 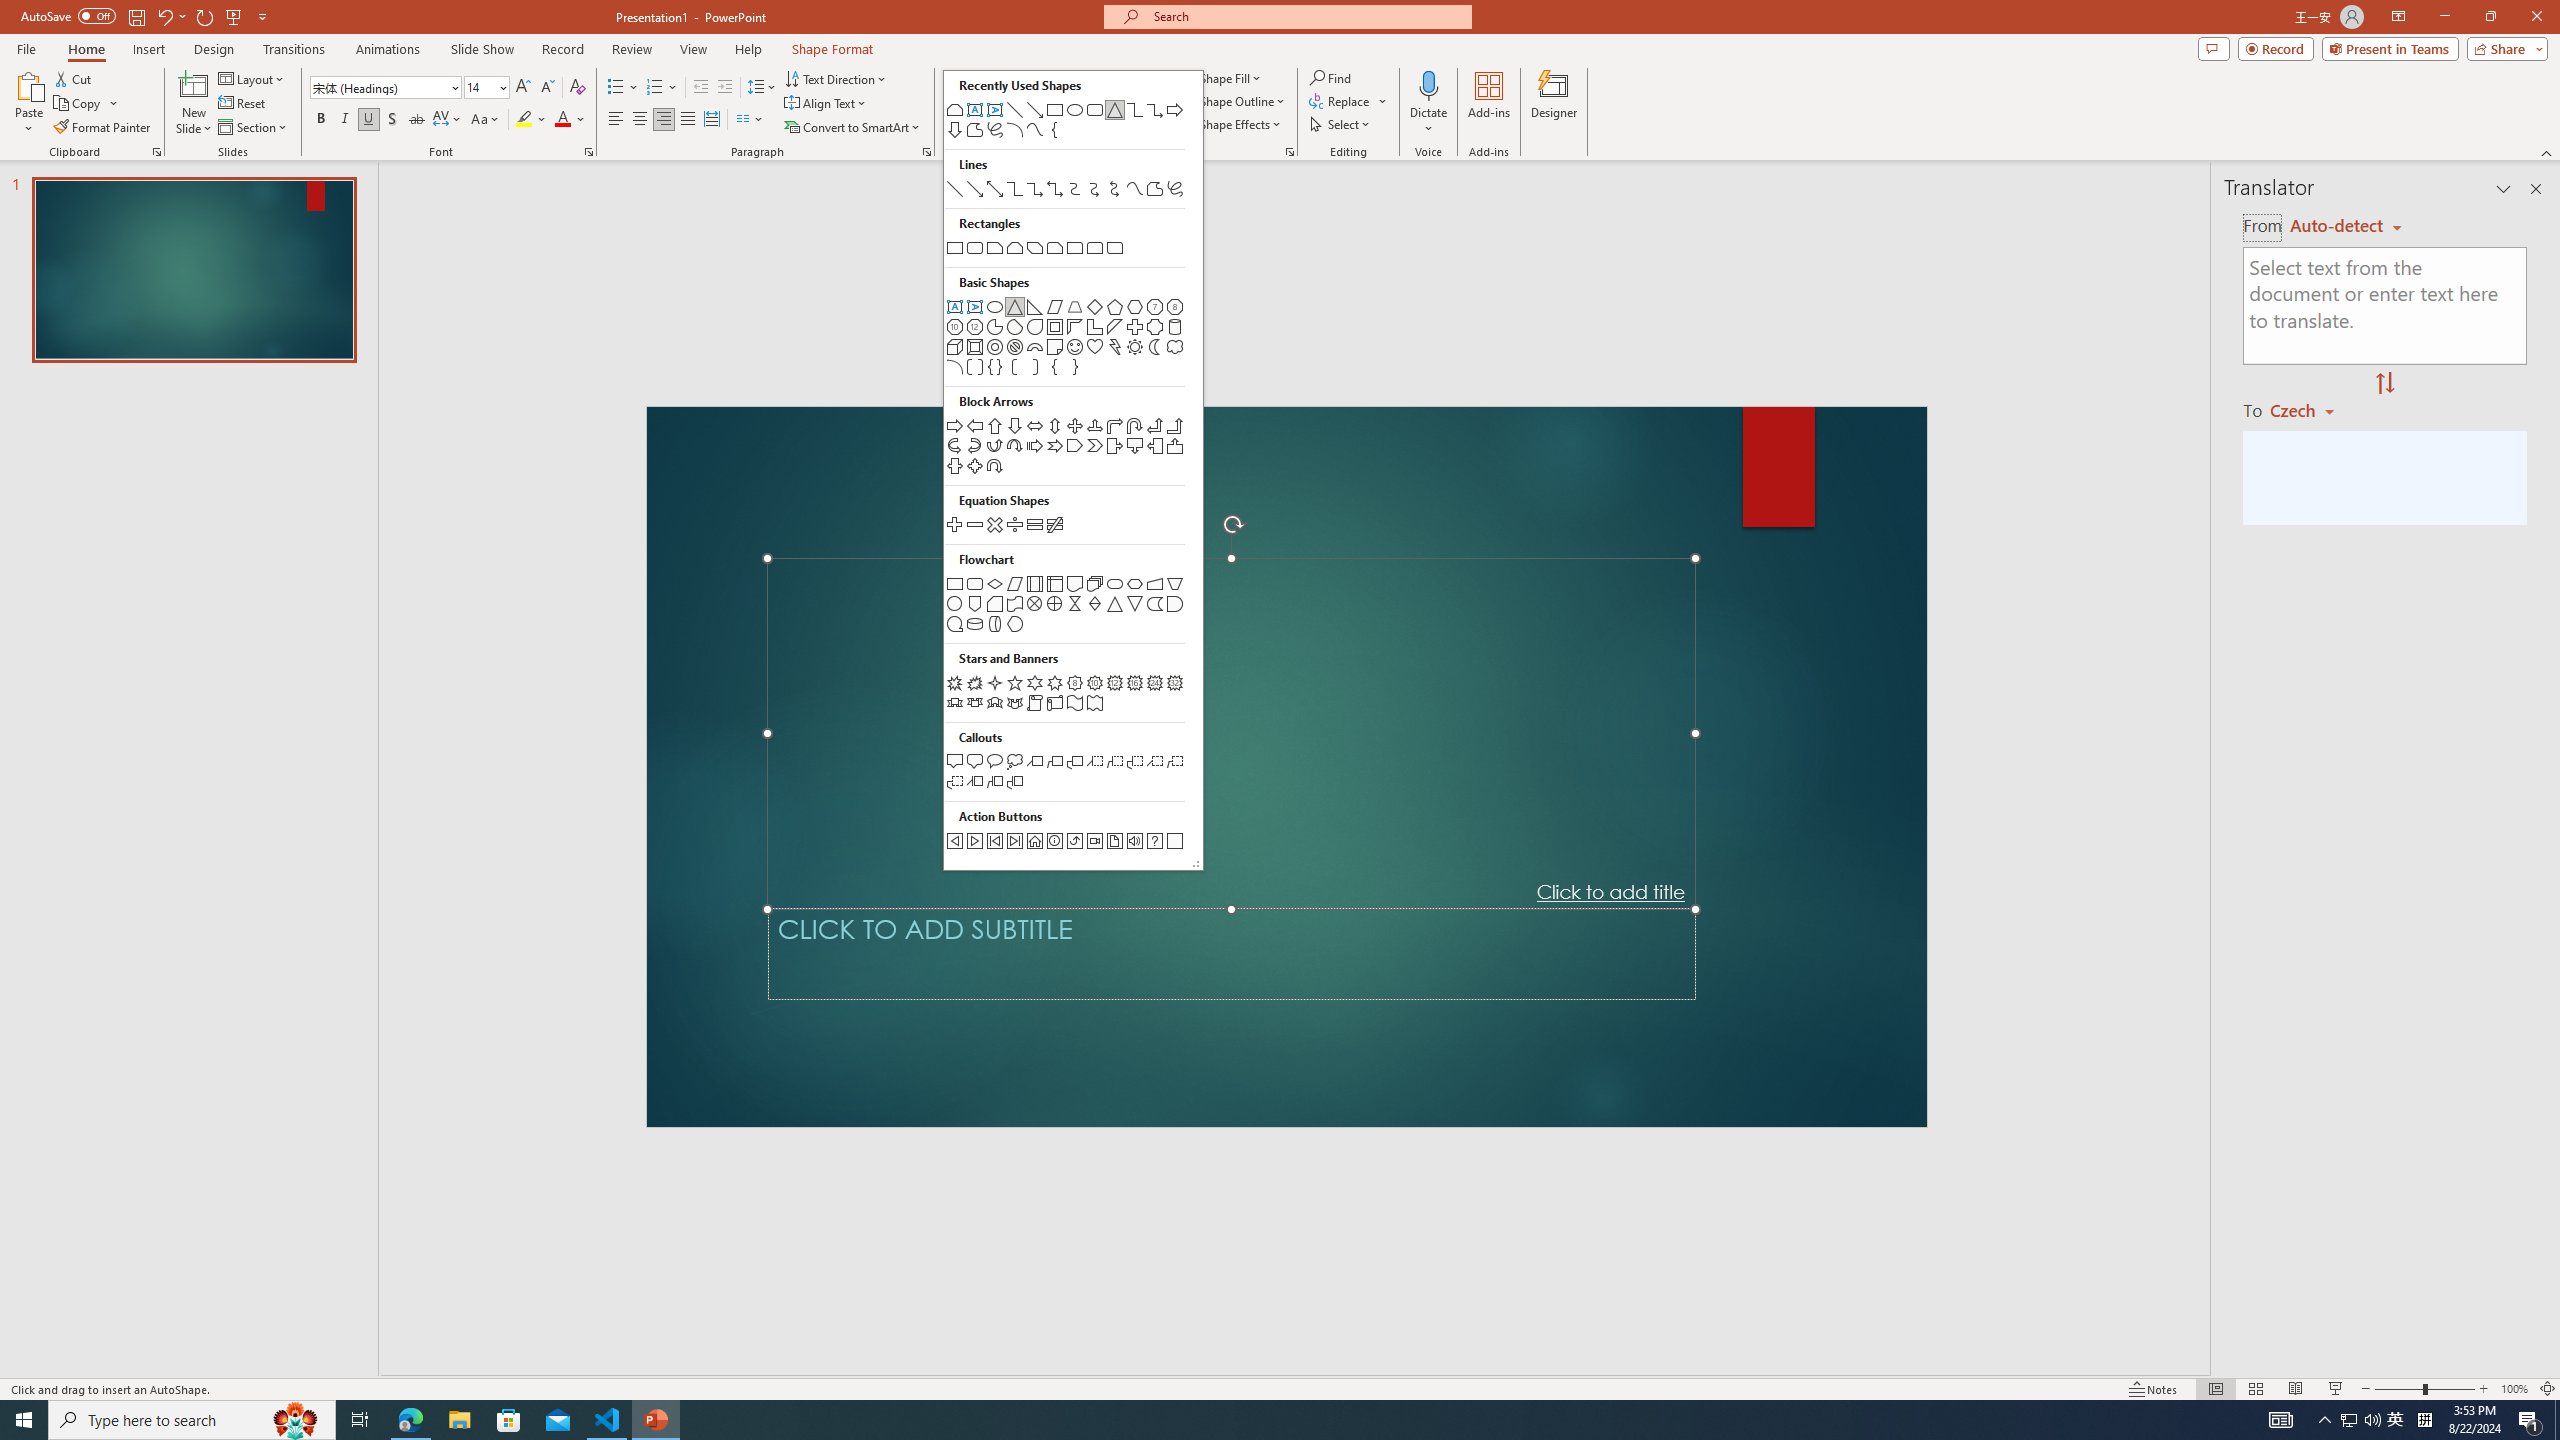 I want to click on 'Subtitle TextBox', so click(x=1231, y=953).